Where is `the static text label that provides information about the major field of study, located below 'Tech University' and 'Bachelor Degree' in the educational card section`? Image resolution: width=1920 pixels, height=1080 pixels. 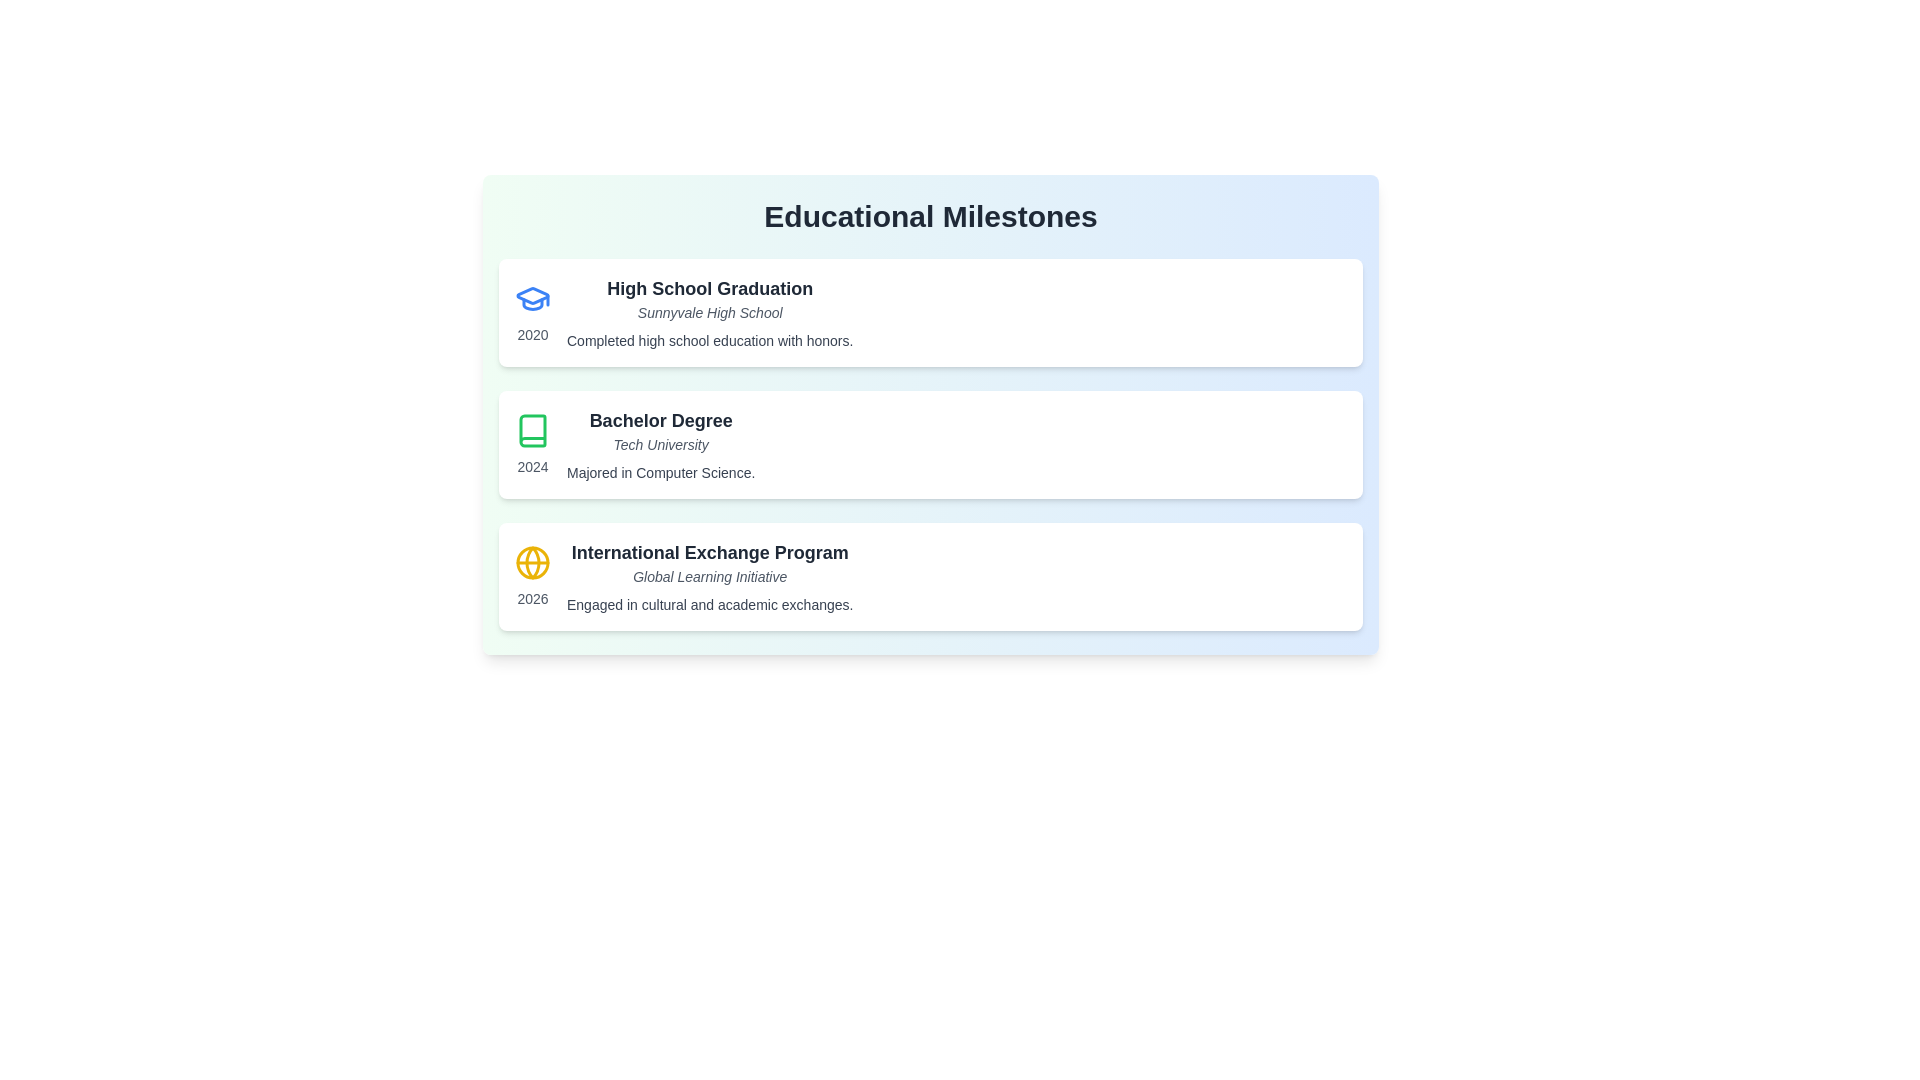
the static text label that provides information about the major field of study, located below 'Tech University' and 'Bachelor Degree' in the educational card section is located at coordinates (661, 473).